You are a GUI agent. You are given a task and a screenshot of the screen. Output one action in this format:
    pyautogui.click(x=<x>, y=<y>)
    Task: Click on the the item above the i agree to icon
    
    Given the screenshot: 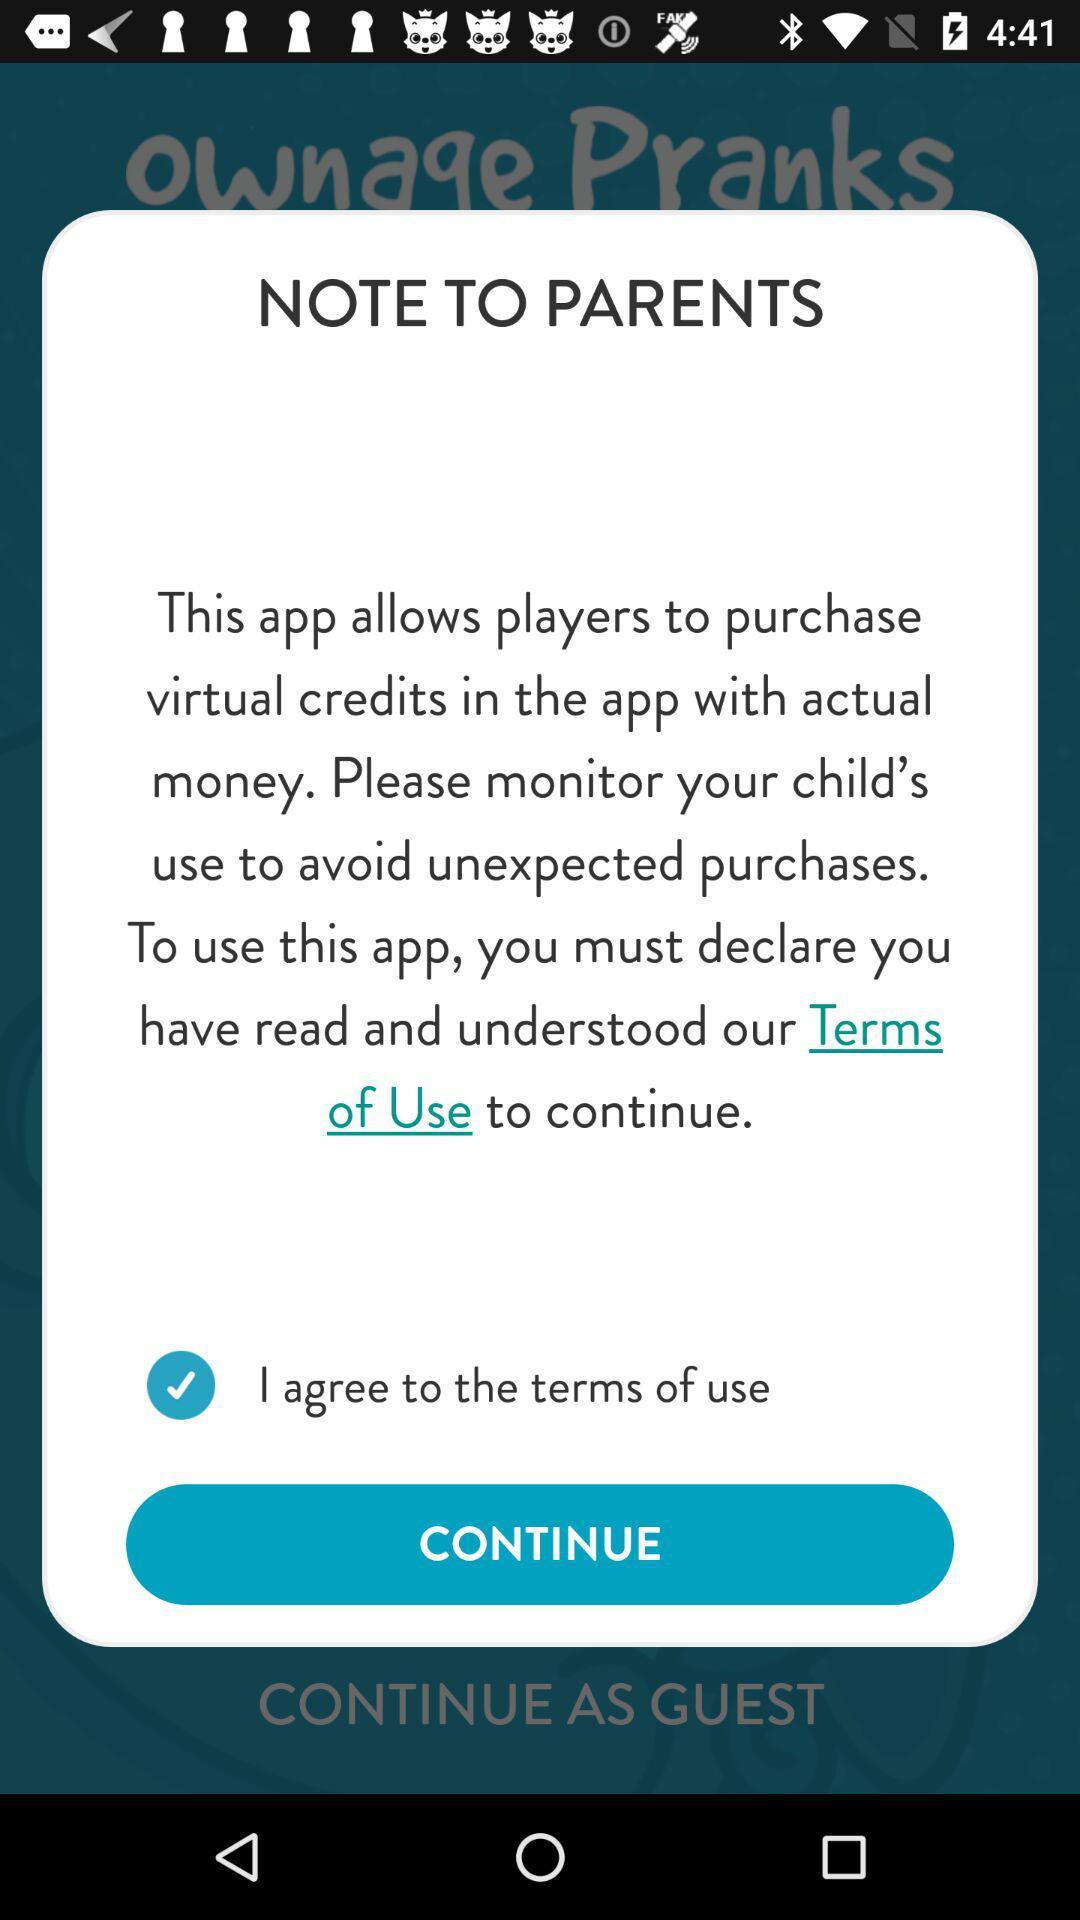 What is the action you would take?
    pyautogui.click(x=540, y=860)
    